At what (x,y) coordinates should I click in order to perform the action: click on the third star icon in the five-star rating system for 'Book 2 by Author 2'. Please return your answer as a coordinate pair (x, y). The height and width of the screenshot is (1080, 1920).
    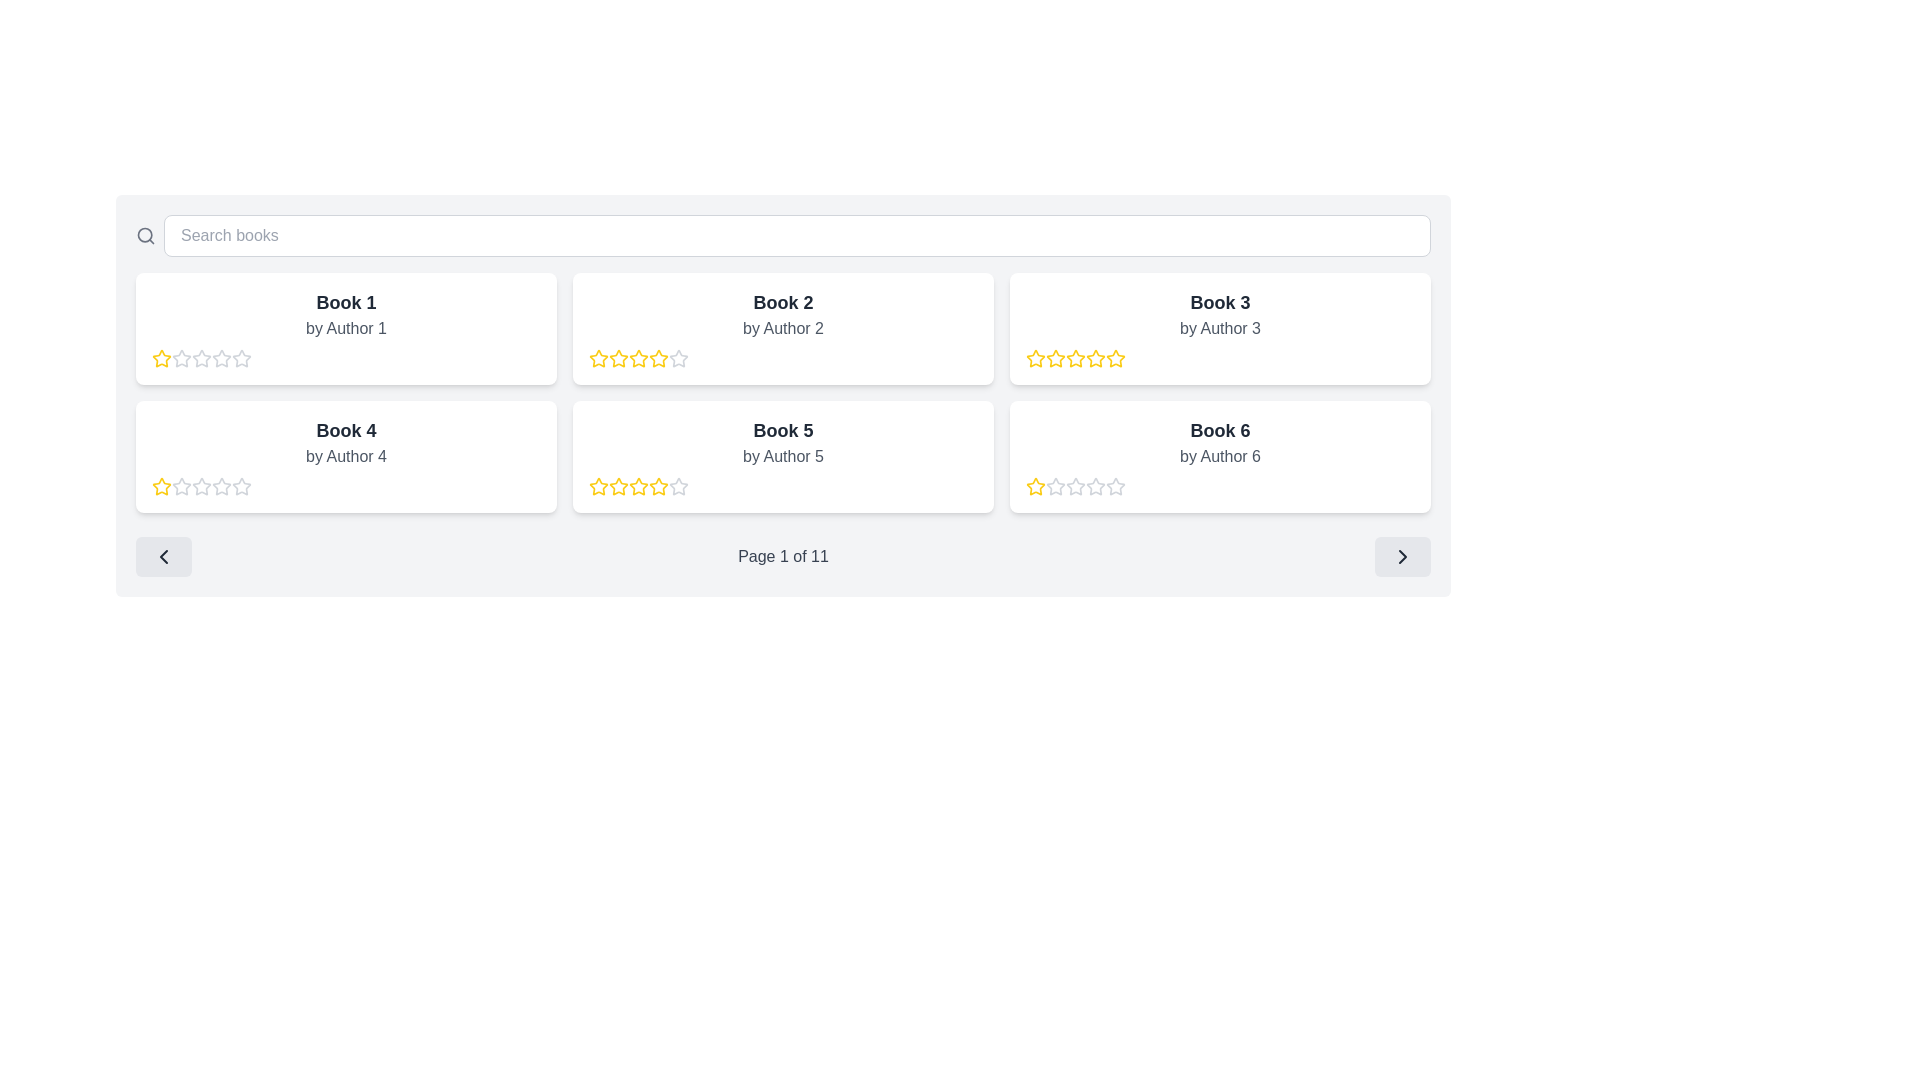
    Looking at the image, I should click on (657, 357).